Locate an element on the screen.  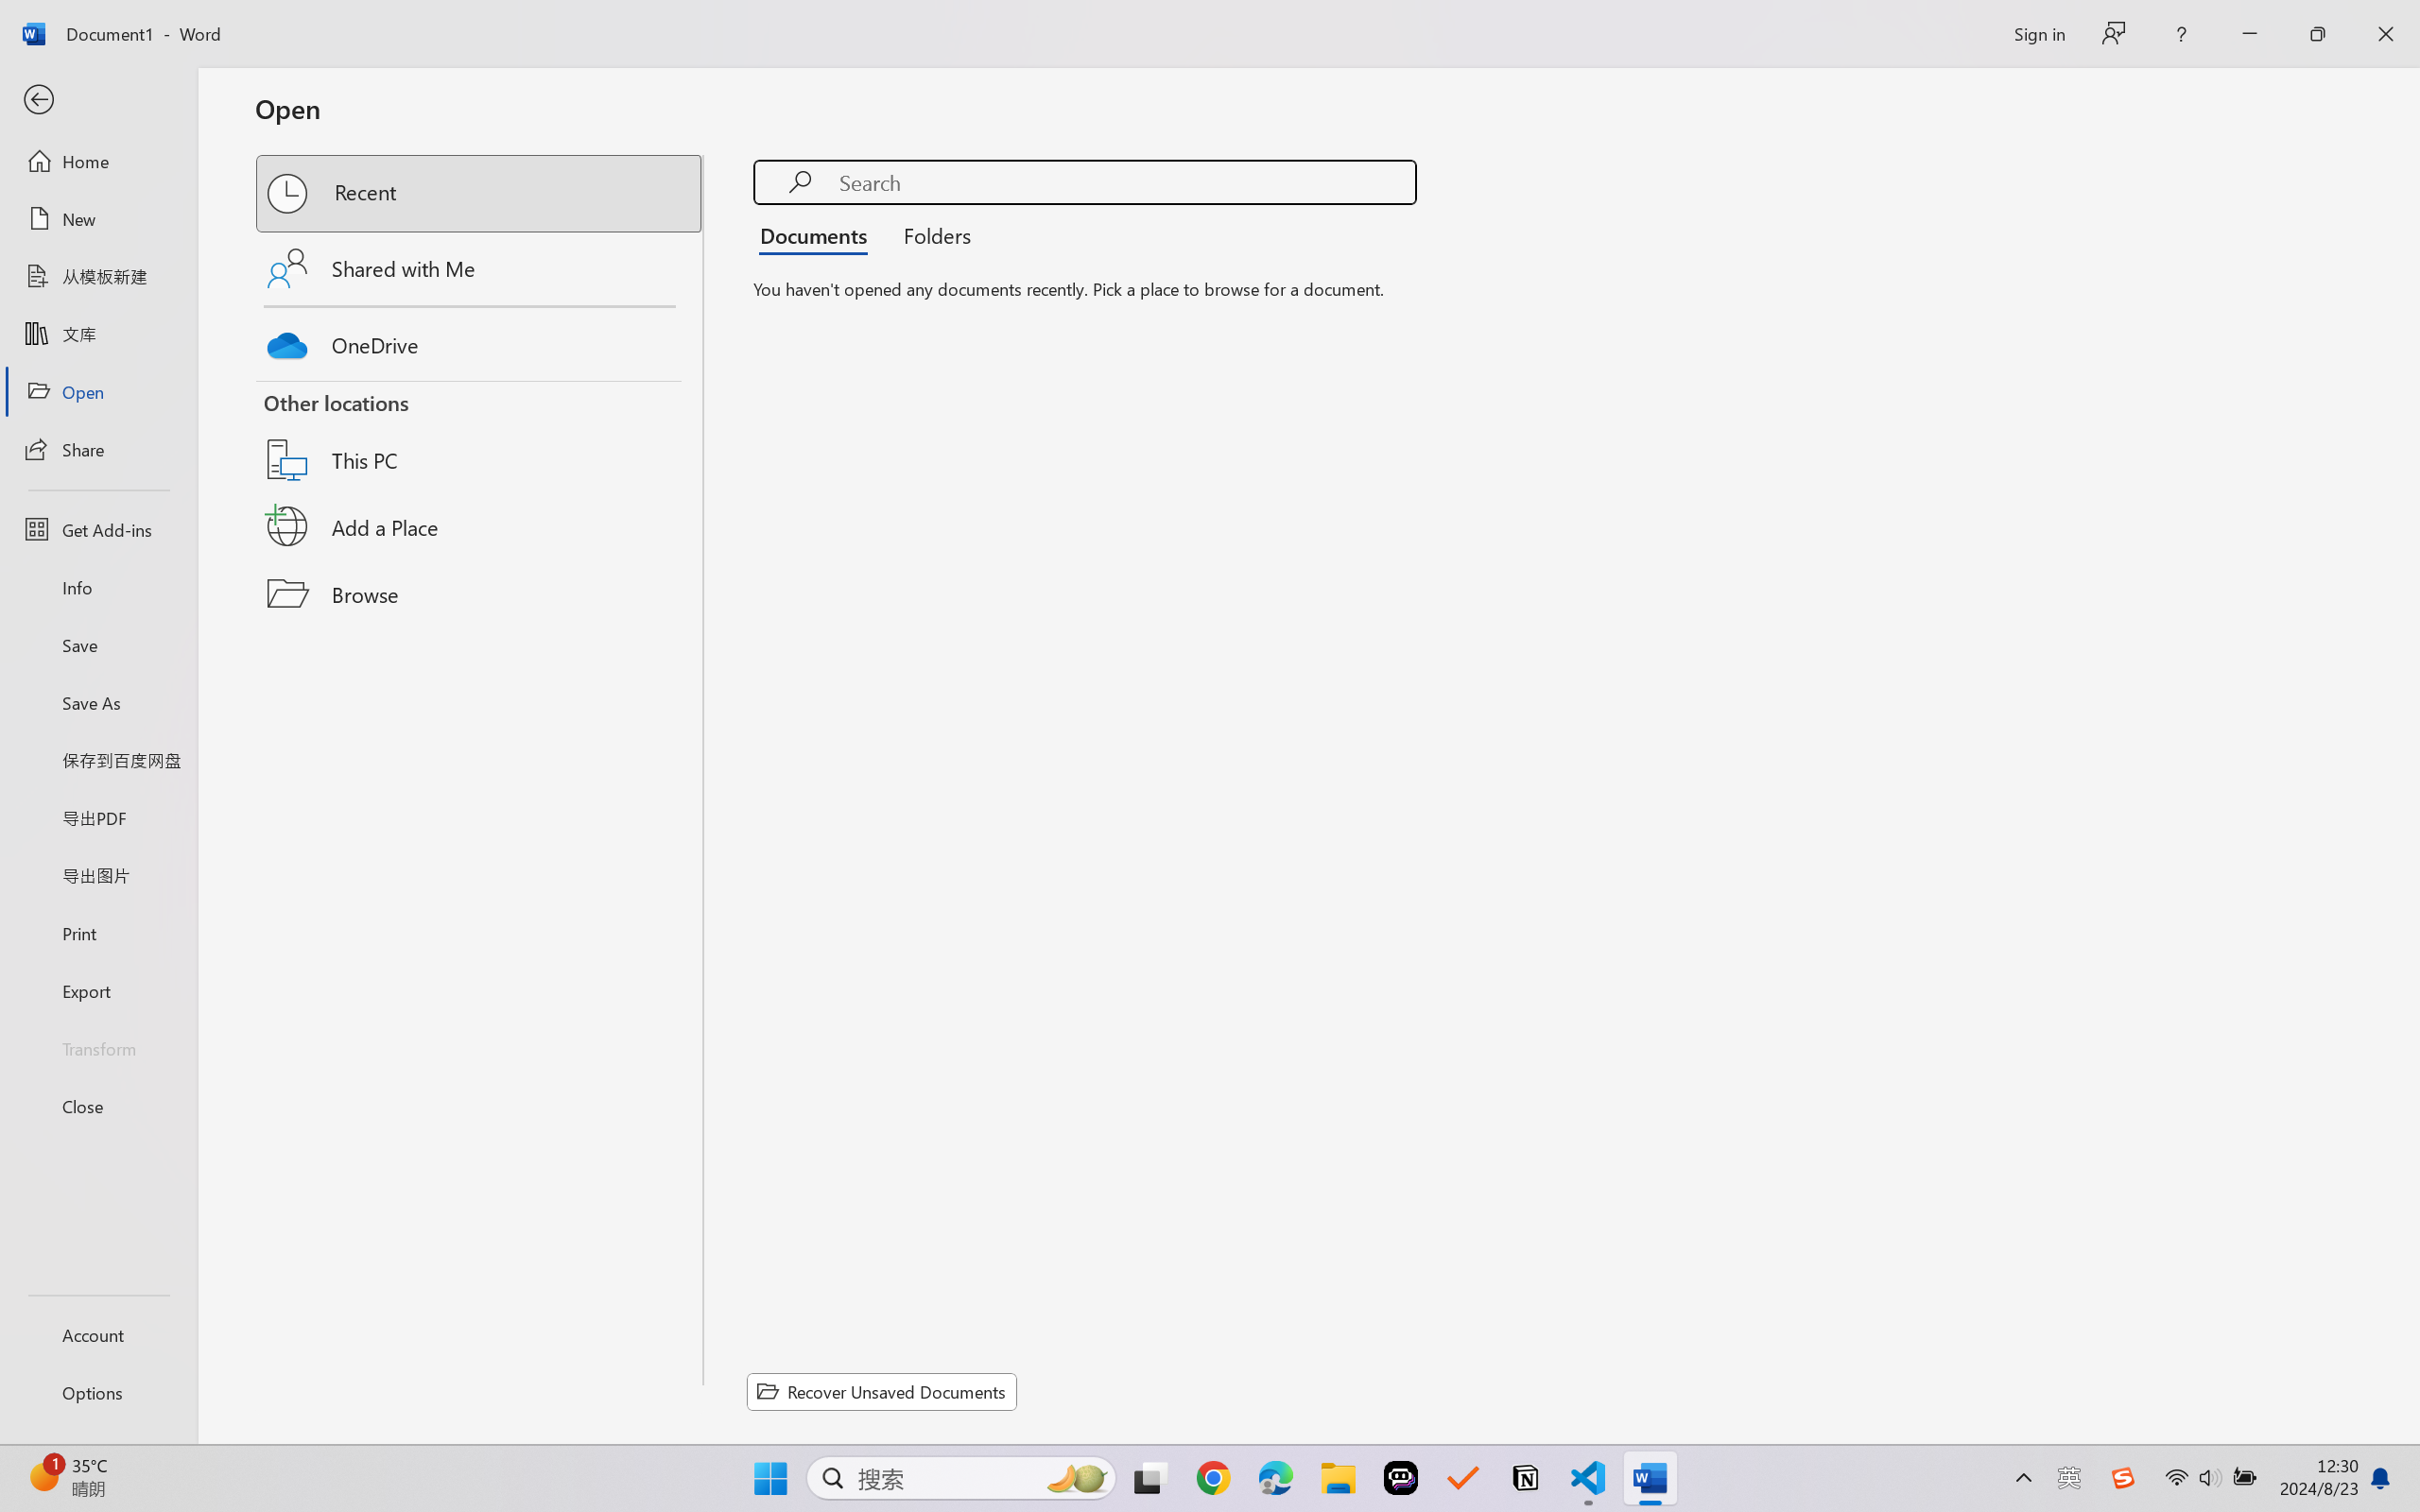
'Browse' is located at coordinates (480, 593).